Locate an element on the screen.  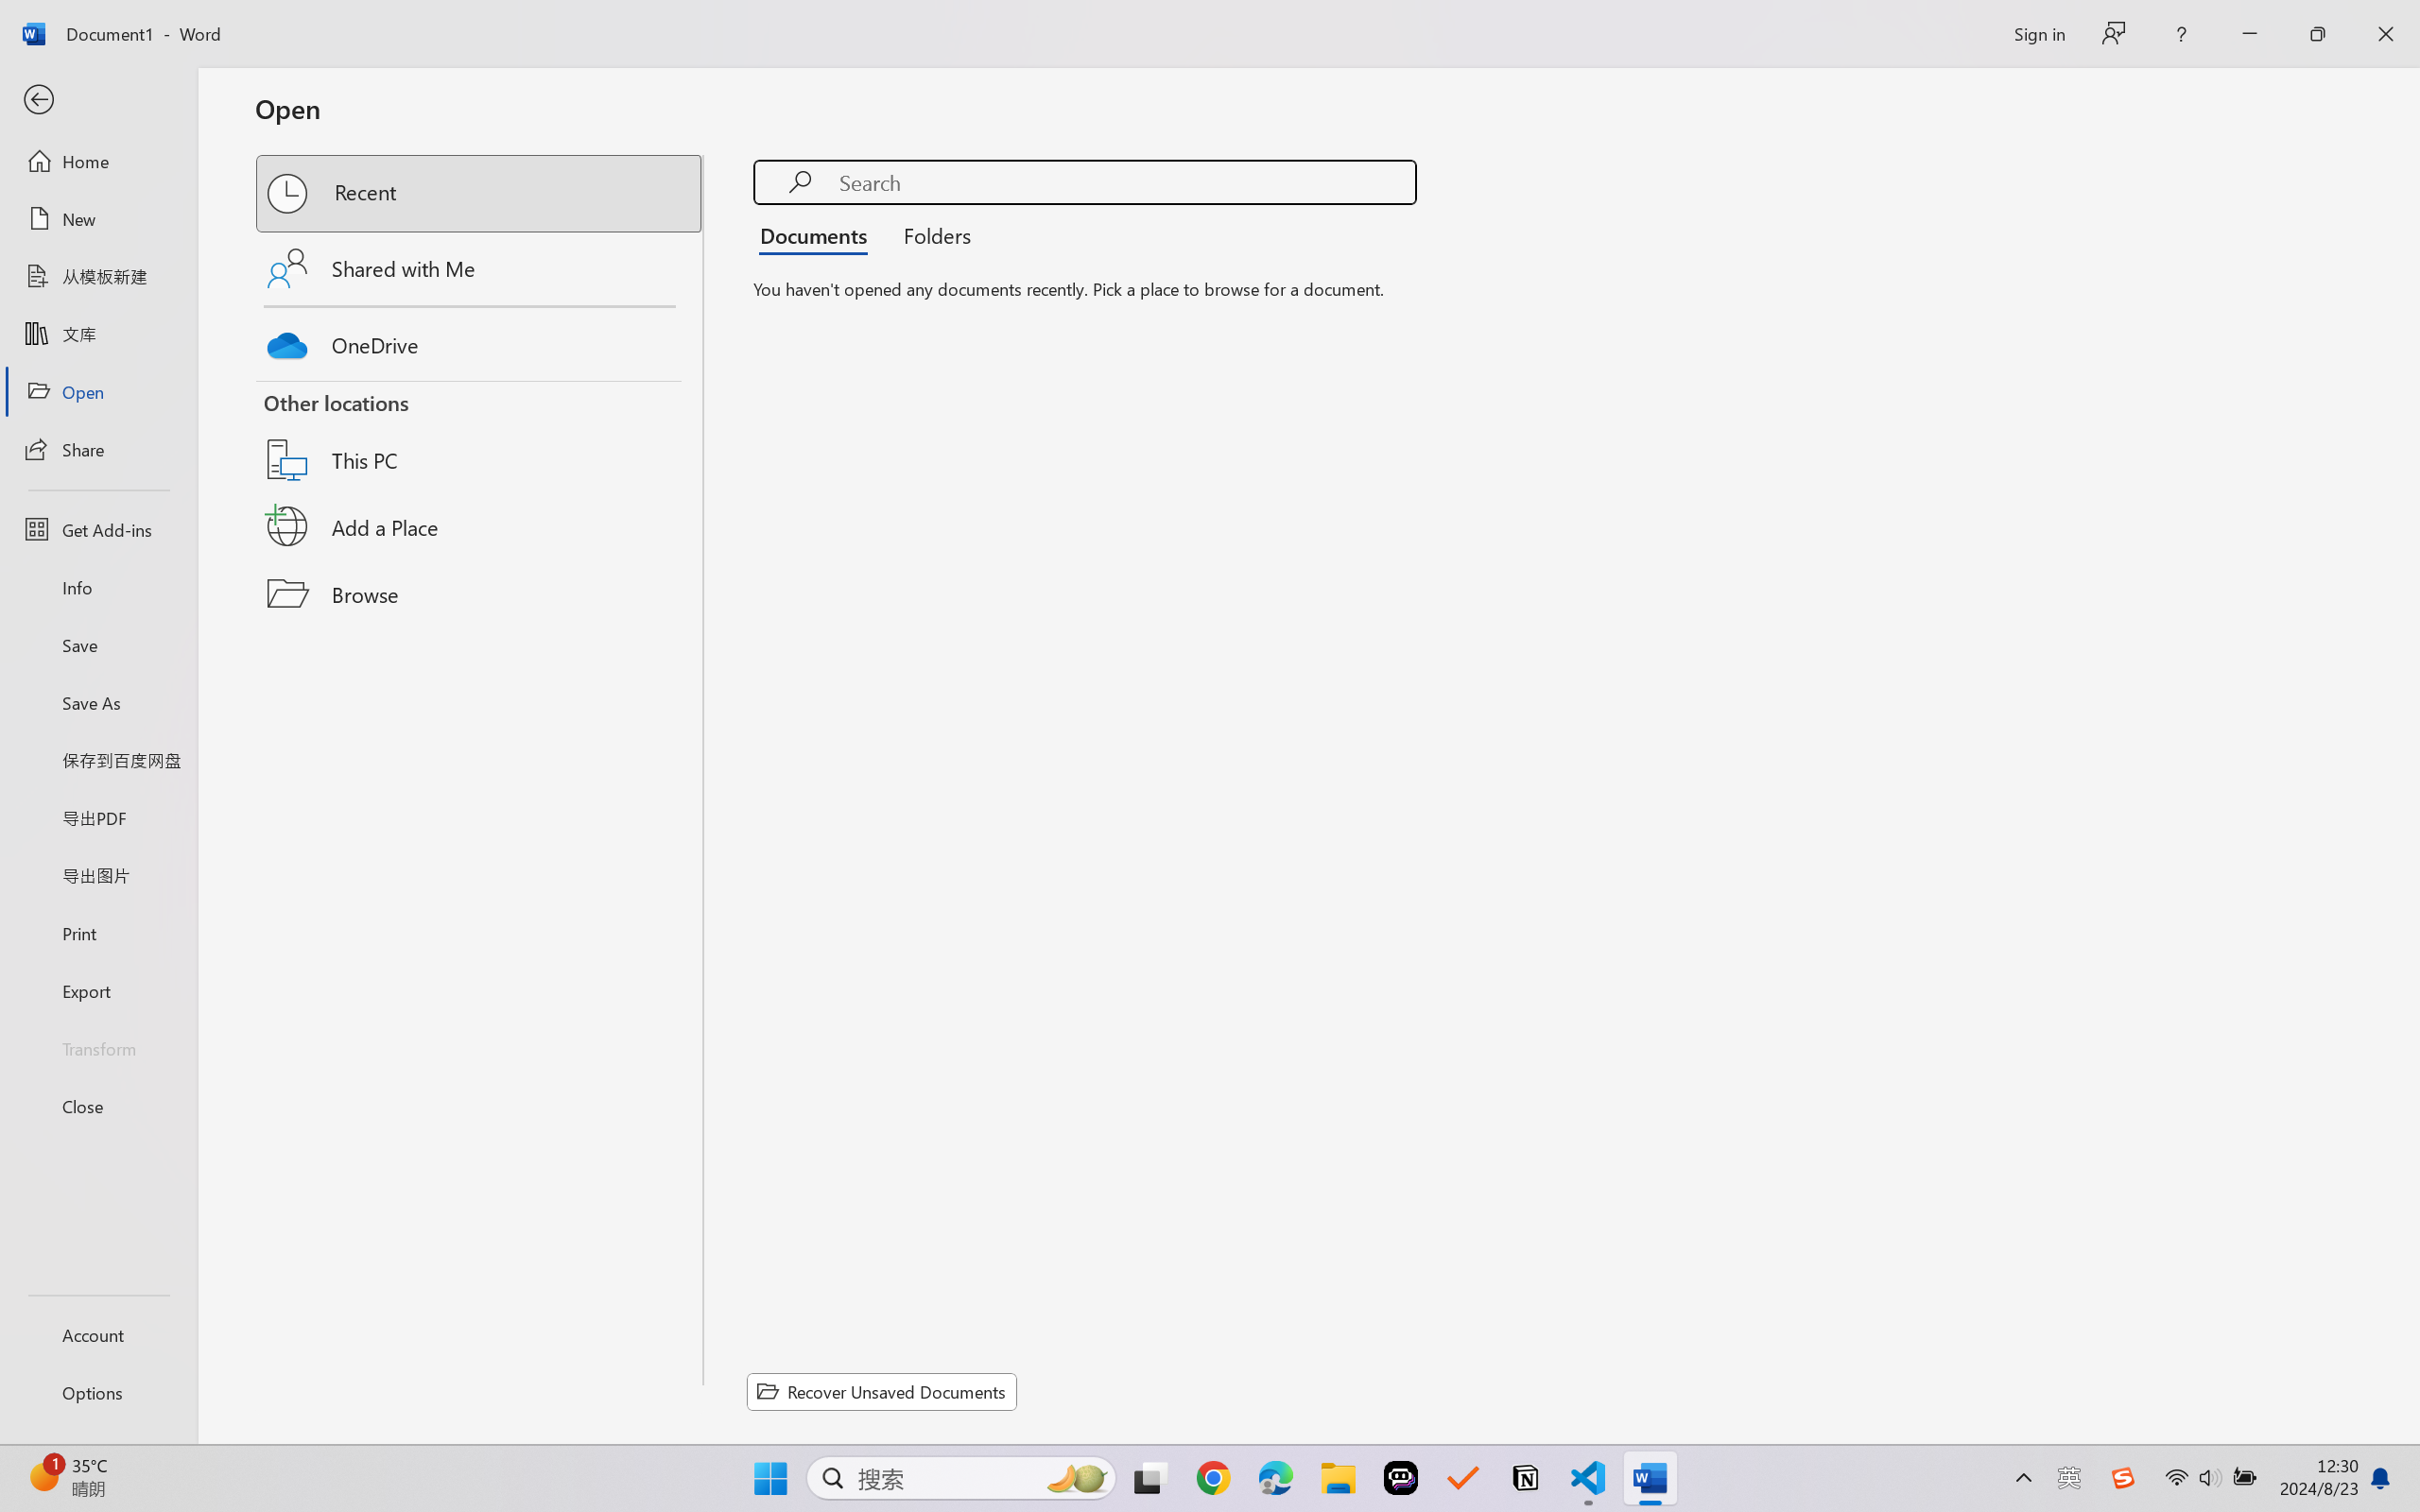
'Browse' is located at coordinates (480, 593).